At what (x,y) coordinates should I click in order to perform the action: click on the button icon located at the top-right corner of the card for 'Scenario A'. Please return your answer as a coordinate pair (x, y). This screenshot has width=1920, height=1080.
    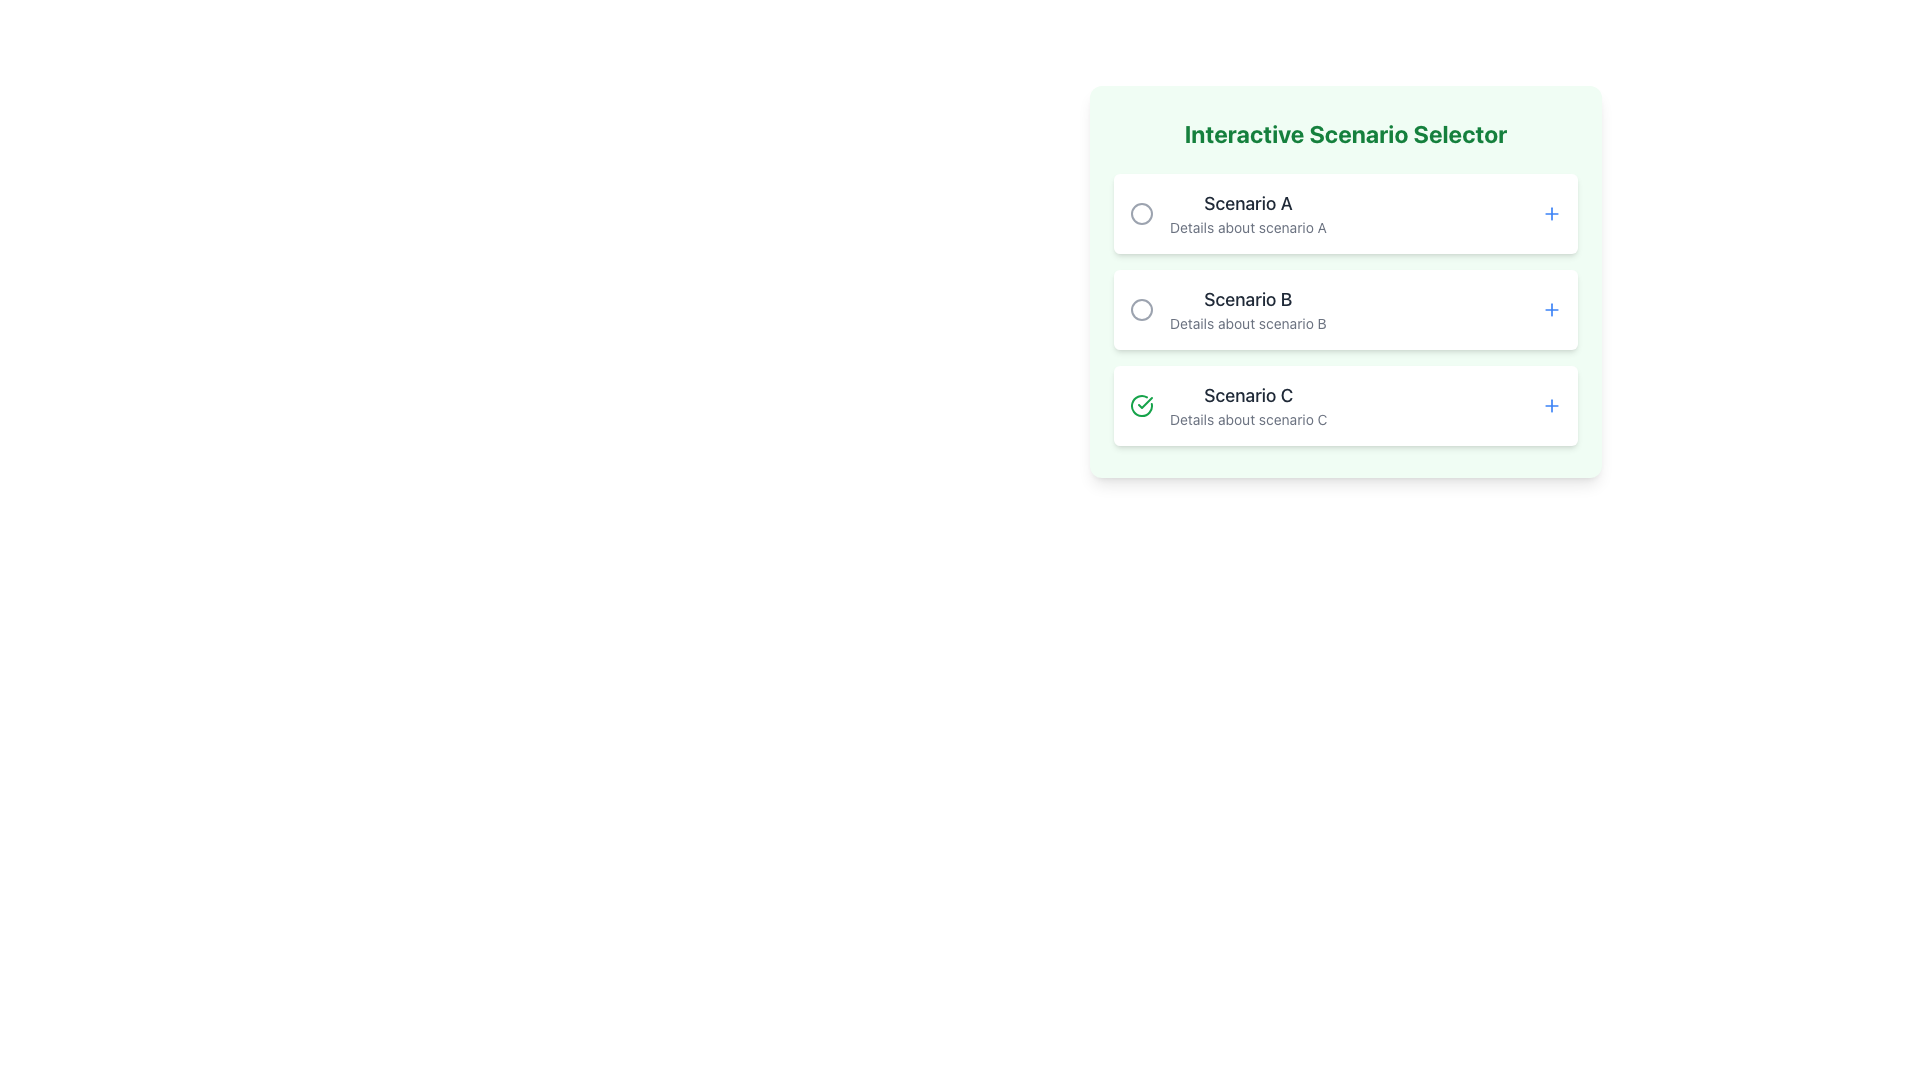
    Looking at the image, I should click on (1550, 213).